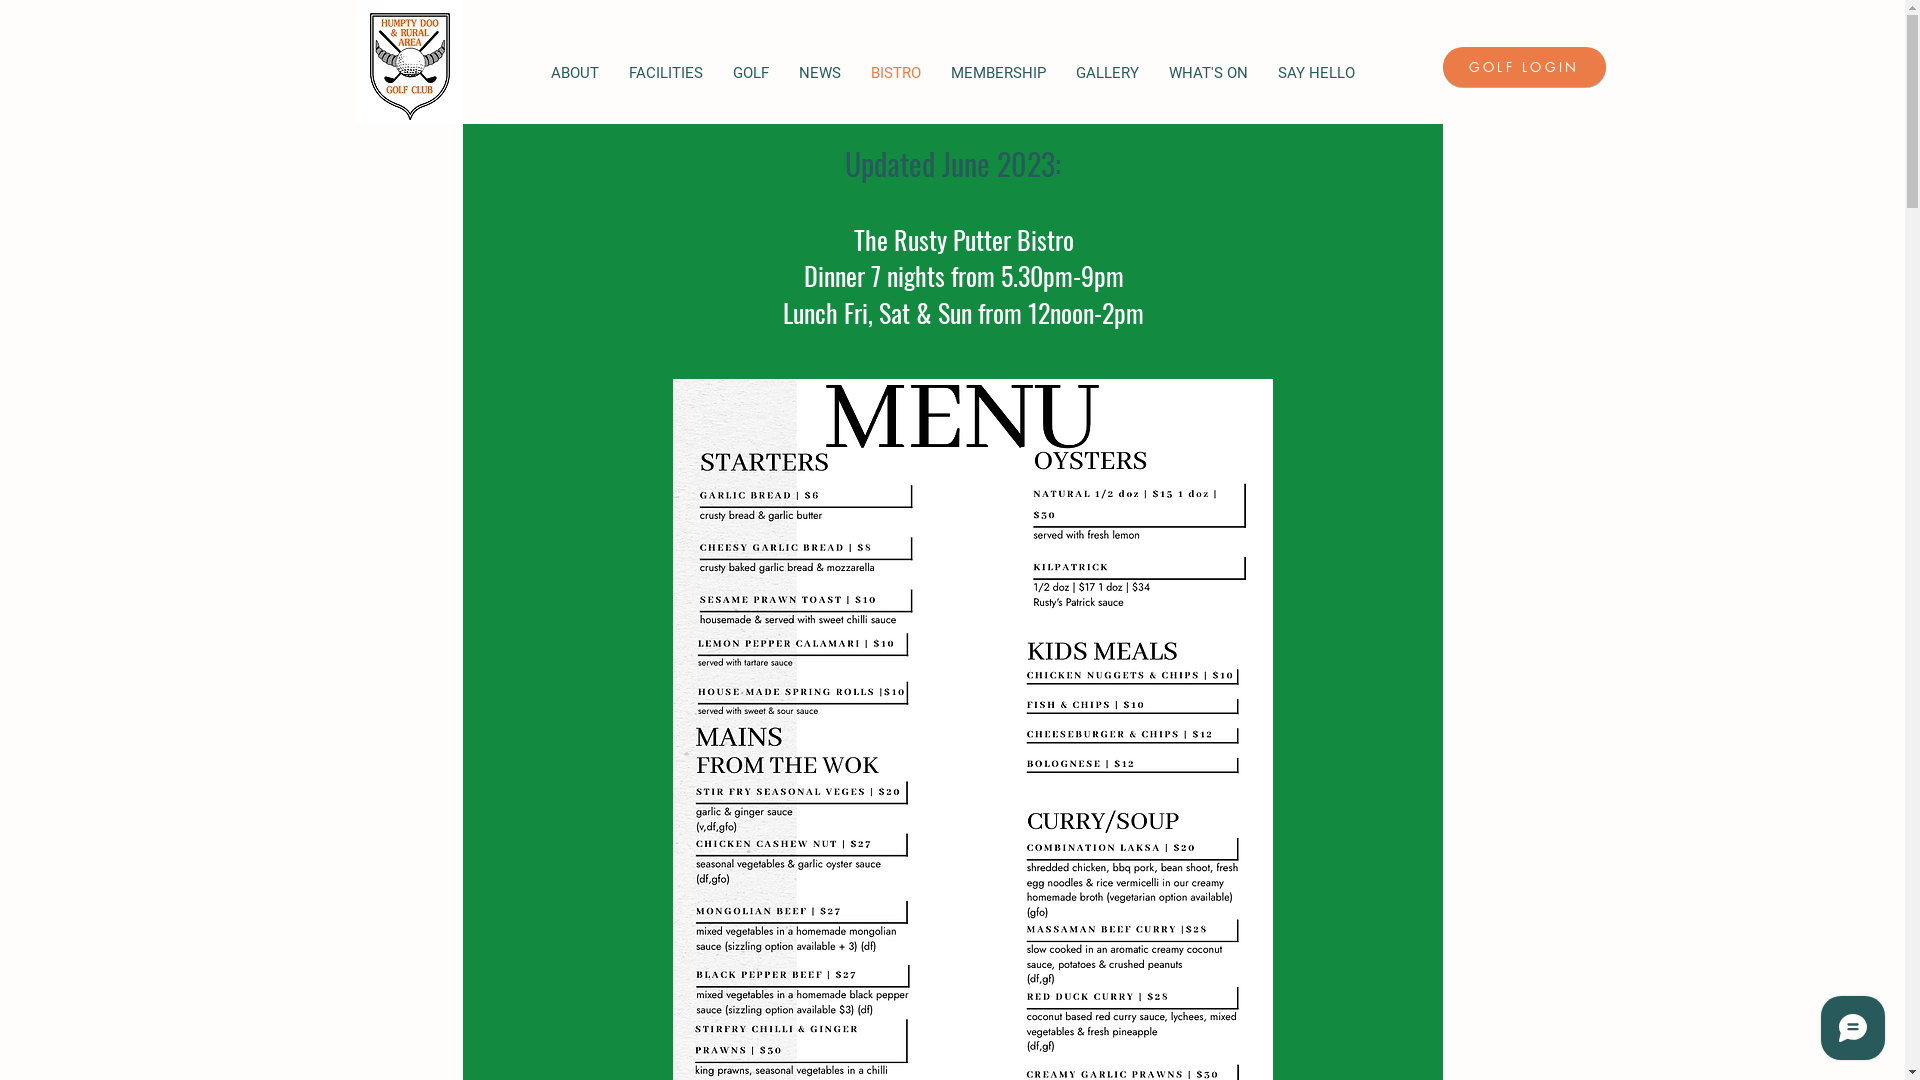 Image resolution: width=1920 pixels, height=1080 pixels. What do you see at coordinates (1441, 65) in the screenshot?
I see `'GOLF LOGIN'` at bounding box center [1441, 65].